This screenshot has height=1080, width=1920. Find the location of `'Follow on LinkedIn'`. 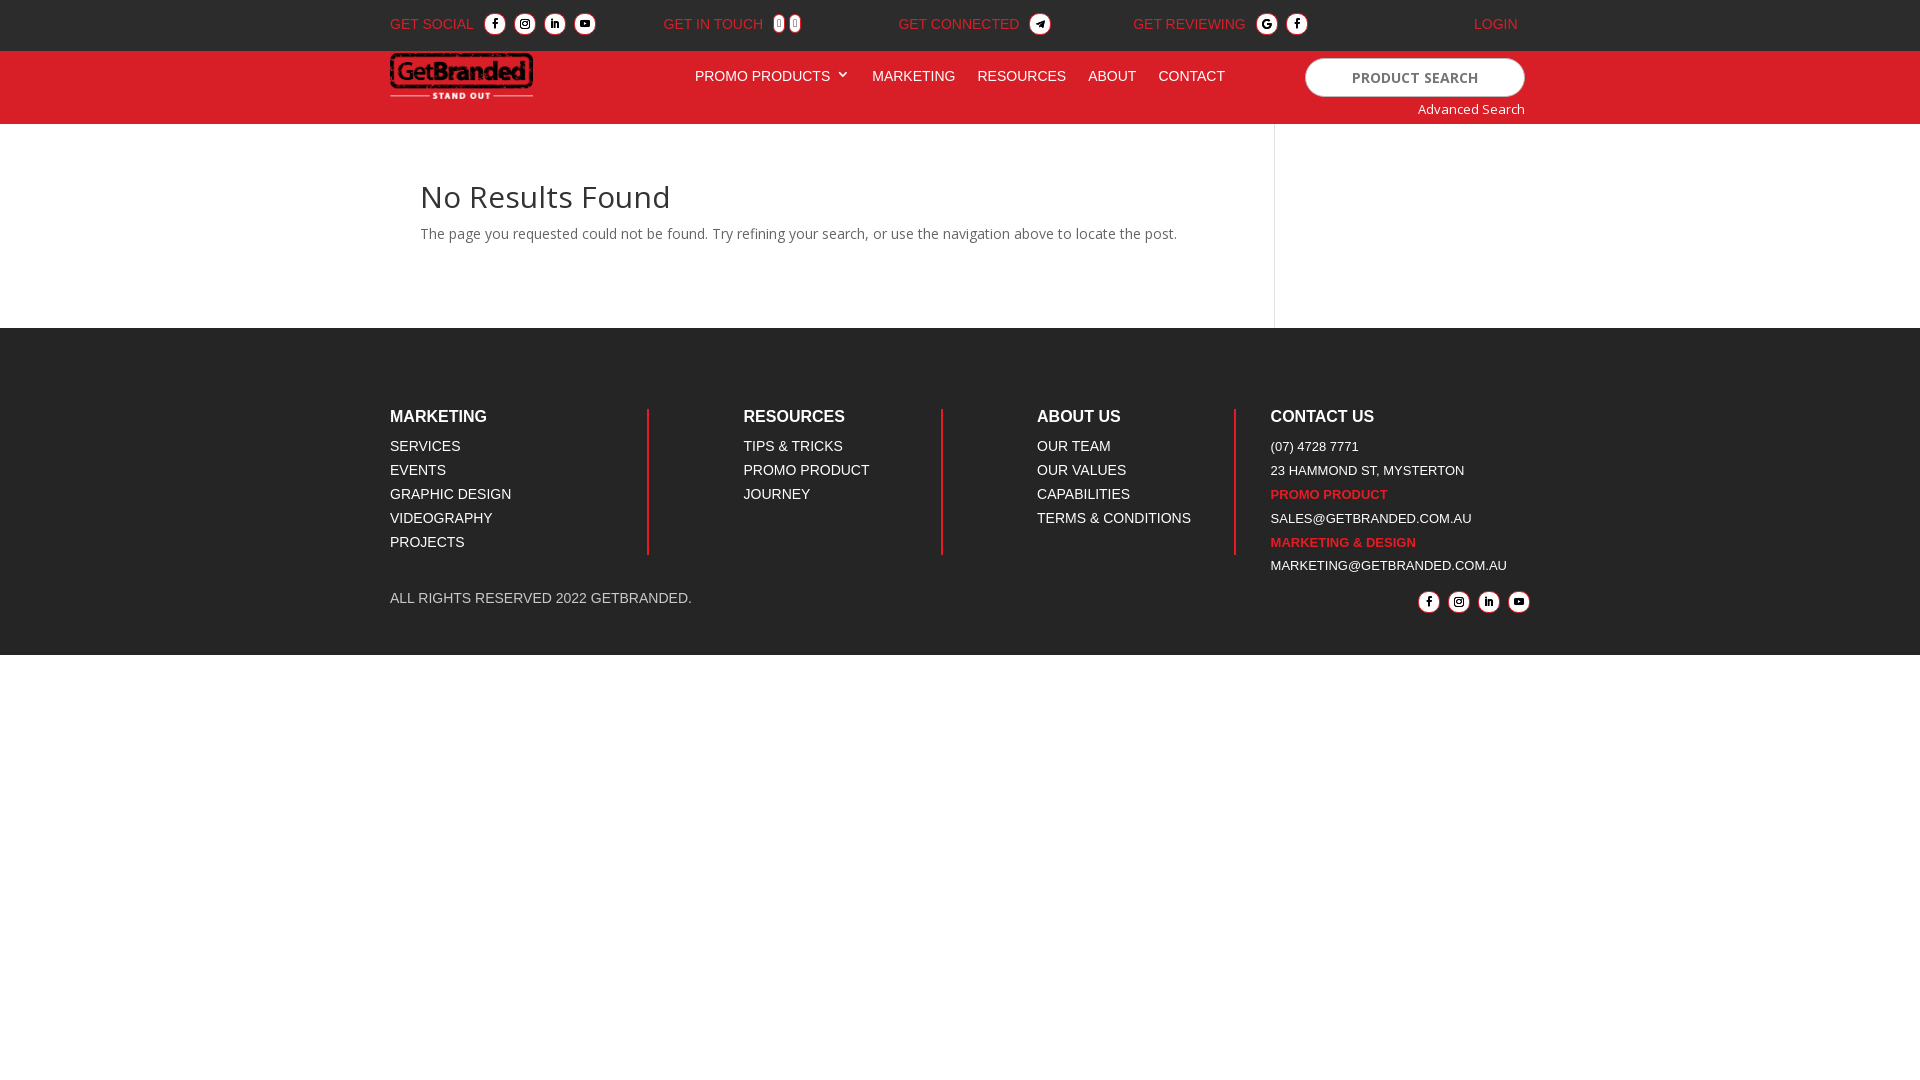

'Follow on LinkedIn' is located at coordinates (1488, 600).